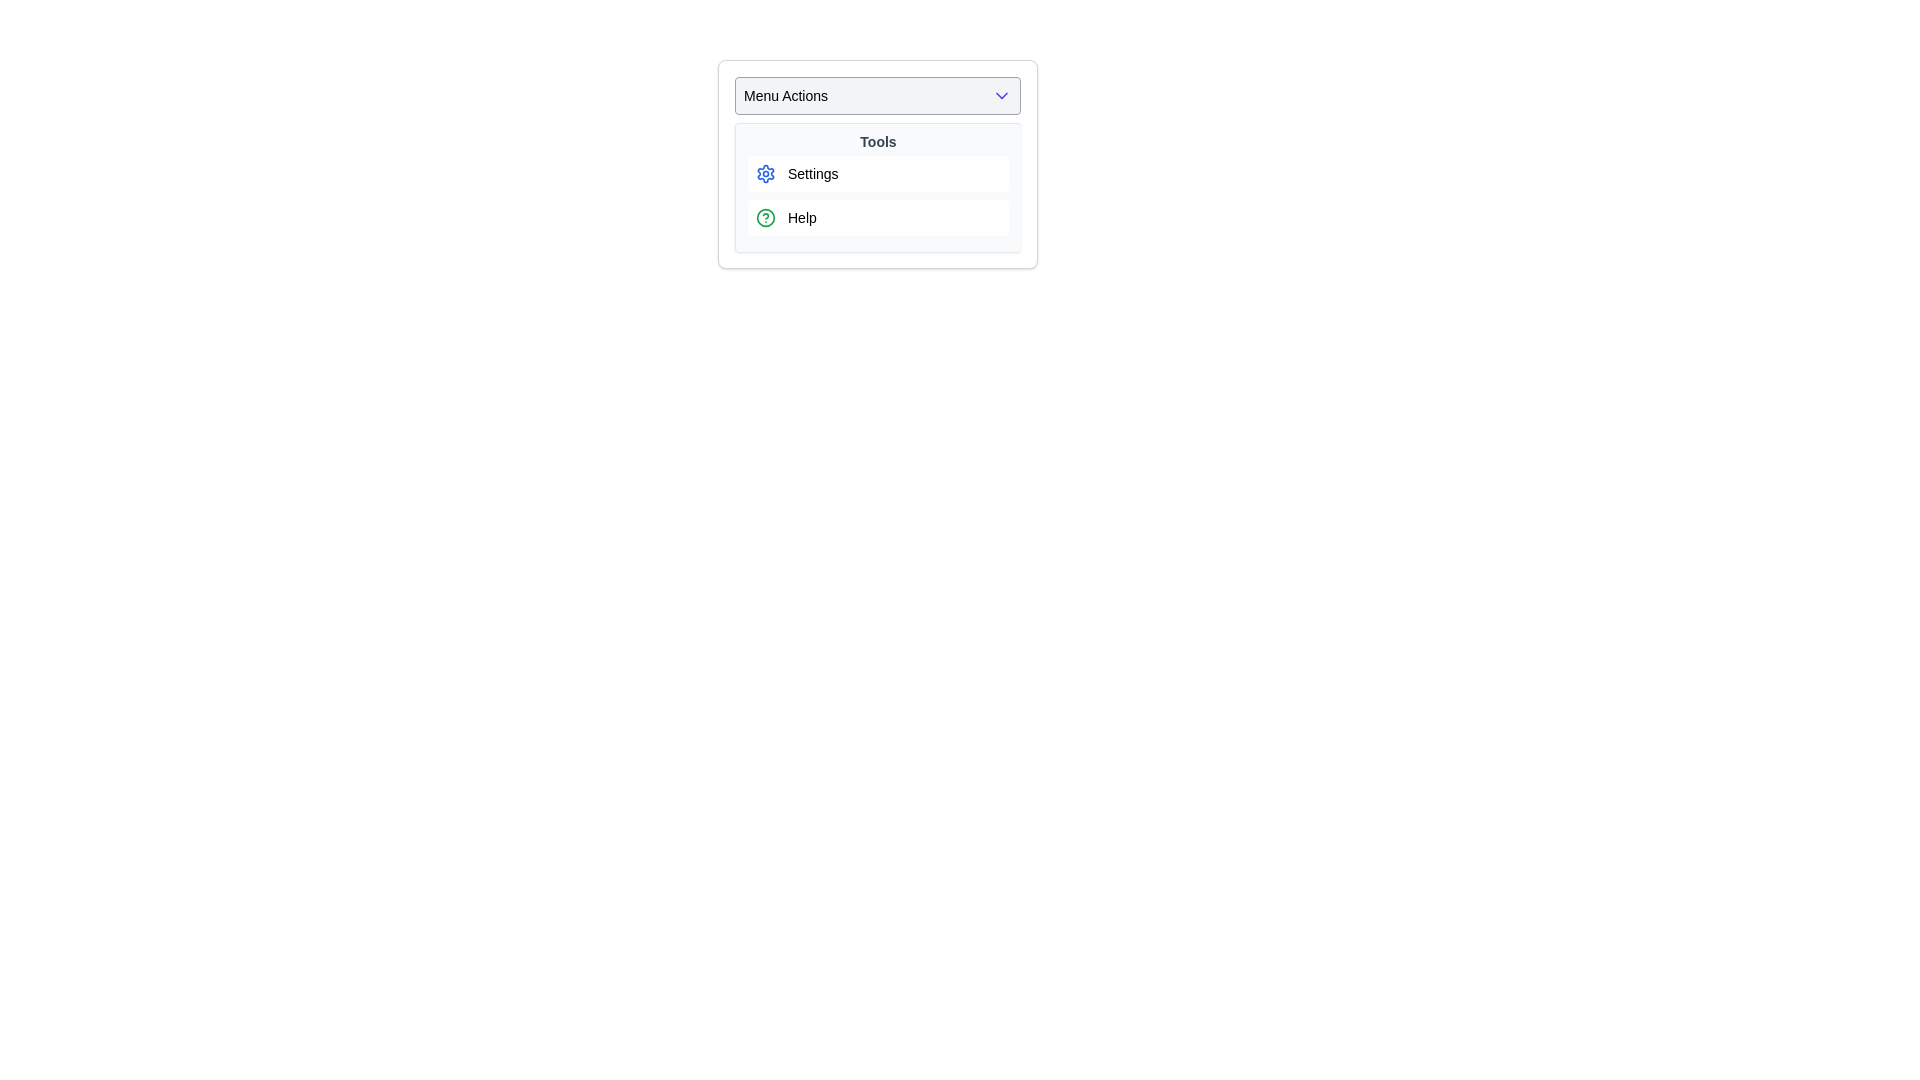 The image size is (1920, 1080). I want to click on the dropdown toggle icon located on the right side of the 'Menu Actions' header section, so click(1002, 96).